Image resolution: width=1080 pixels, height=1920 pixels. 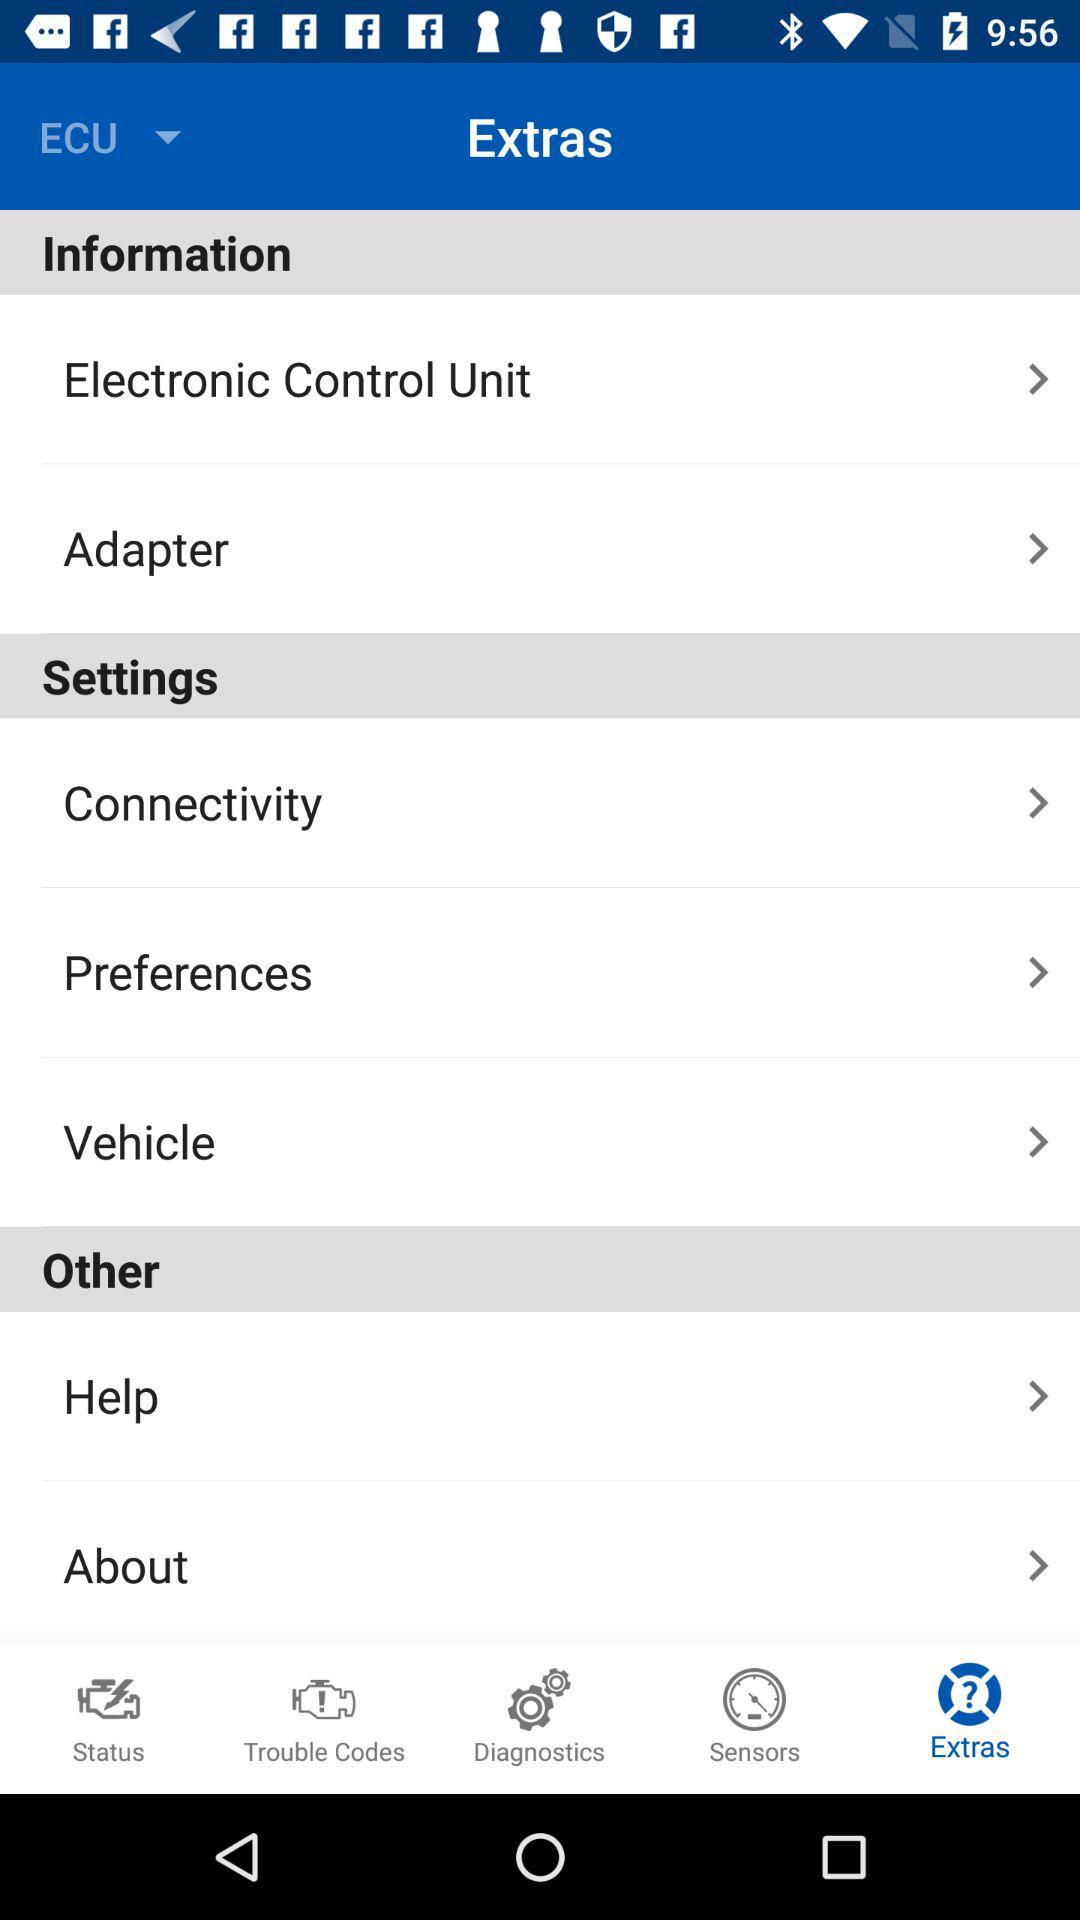 What do you see at coordinates (115, 135) in the screenshot?
I see `the ecu` at bounding box center [115, 135].